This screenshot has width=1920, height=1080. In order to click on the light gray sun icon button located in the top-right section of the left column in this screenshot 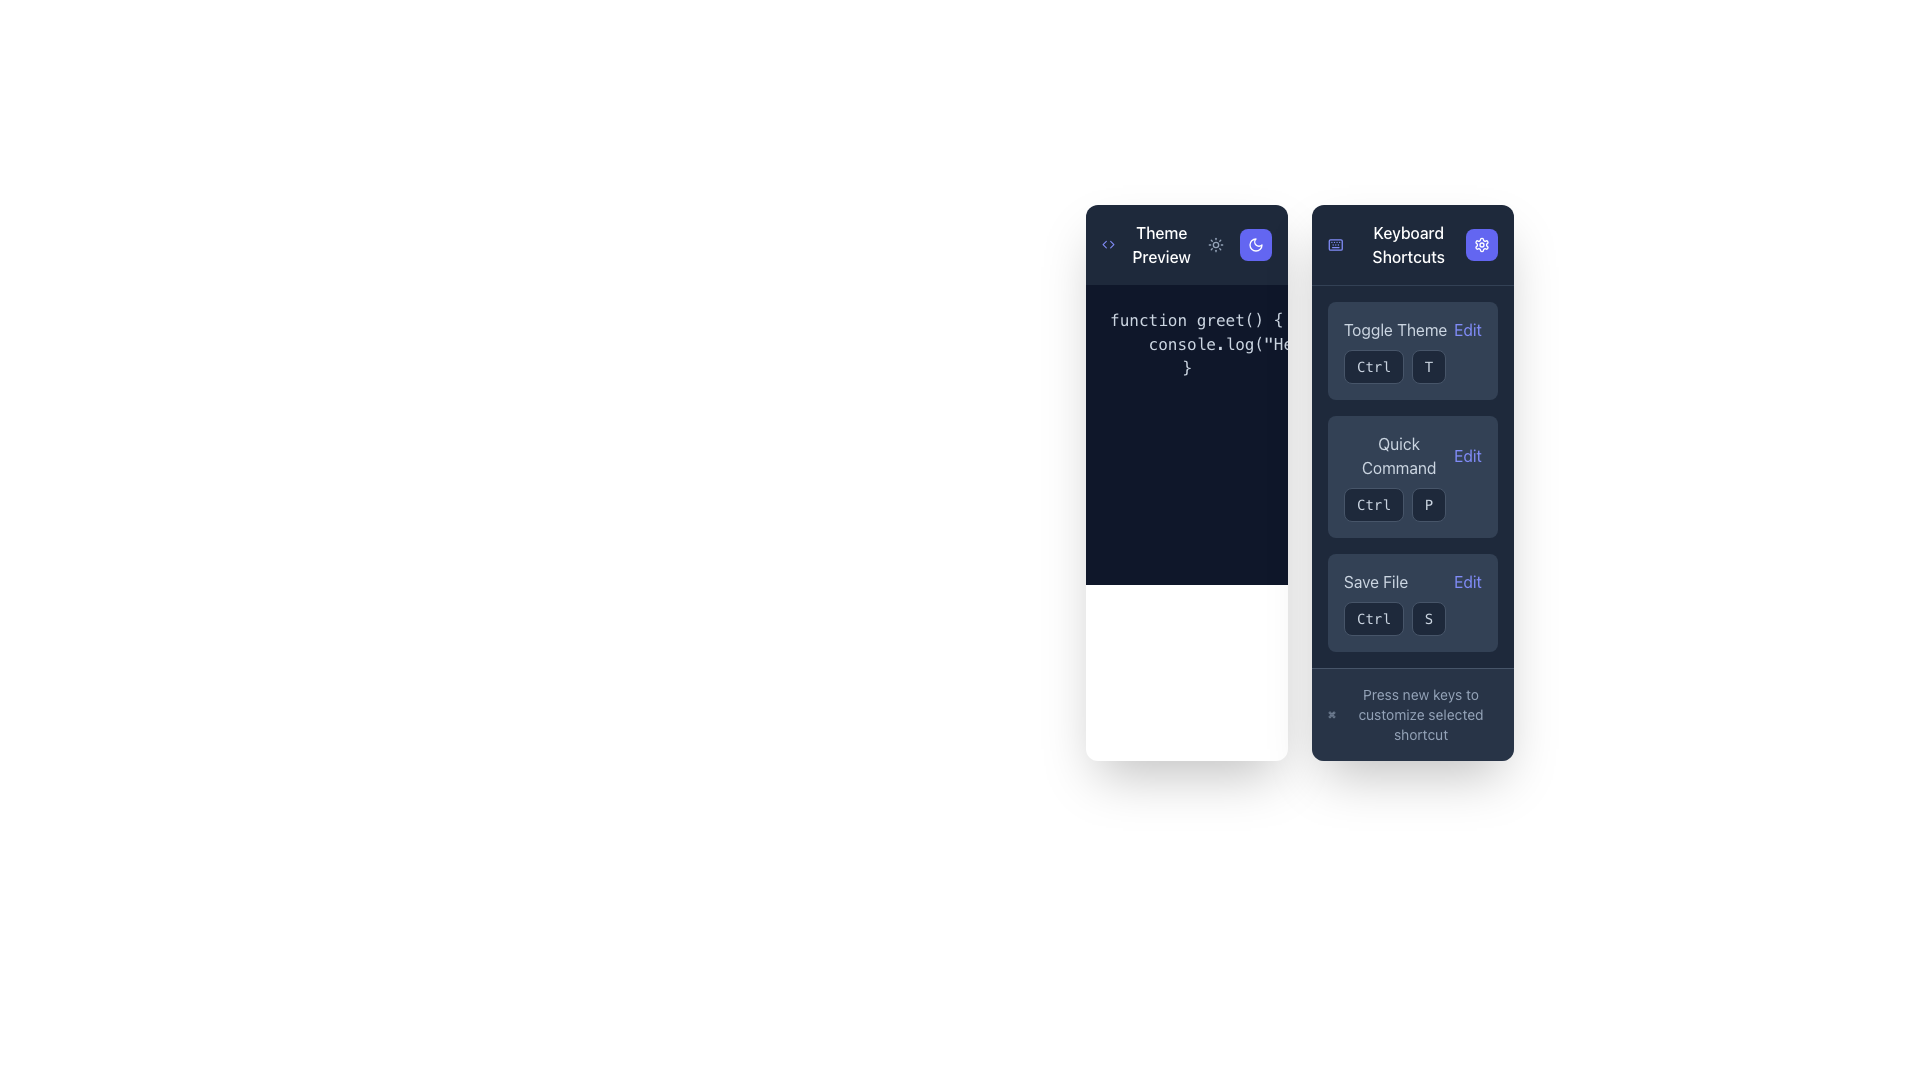, I will do `click(1214, 244)`.